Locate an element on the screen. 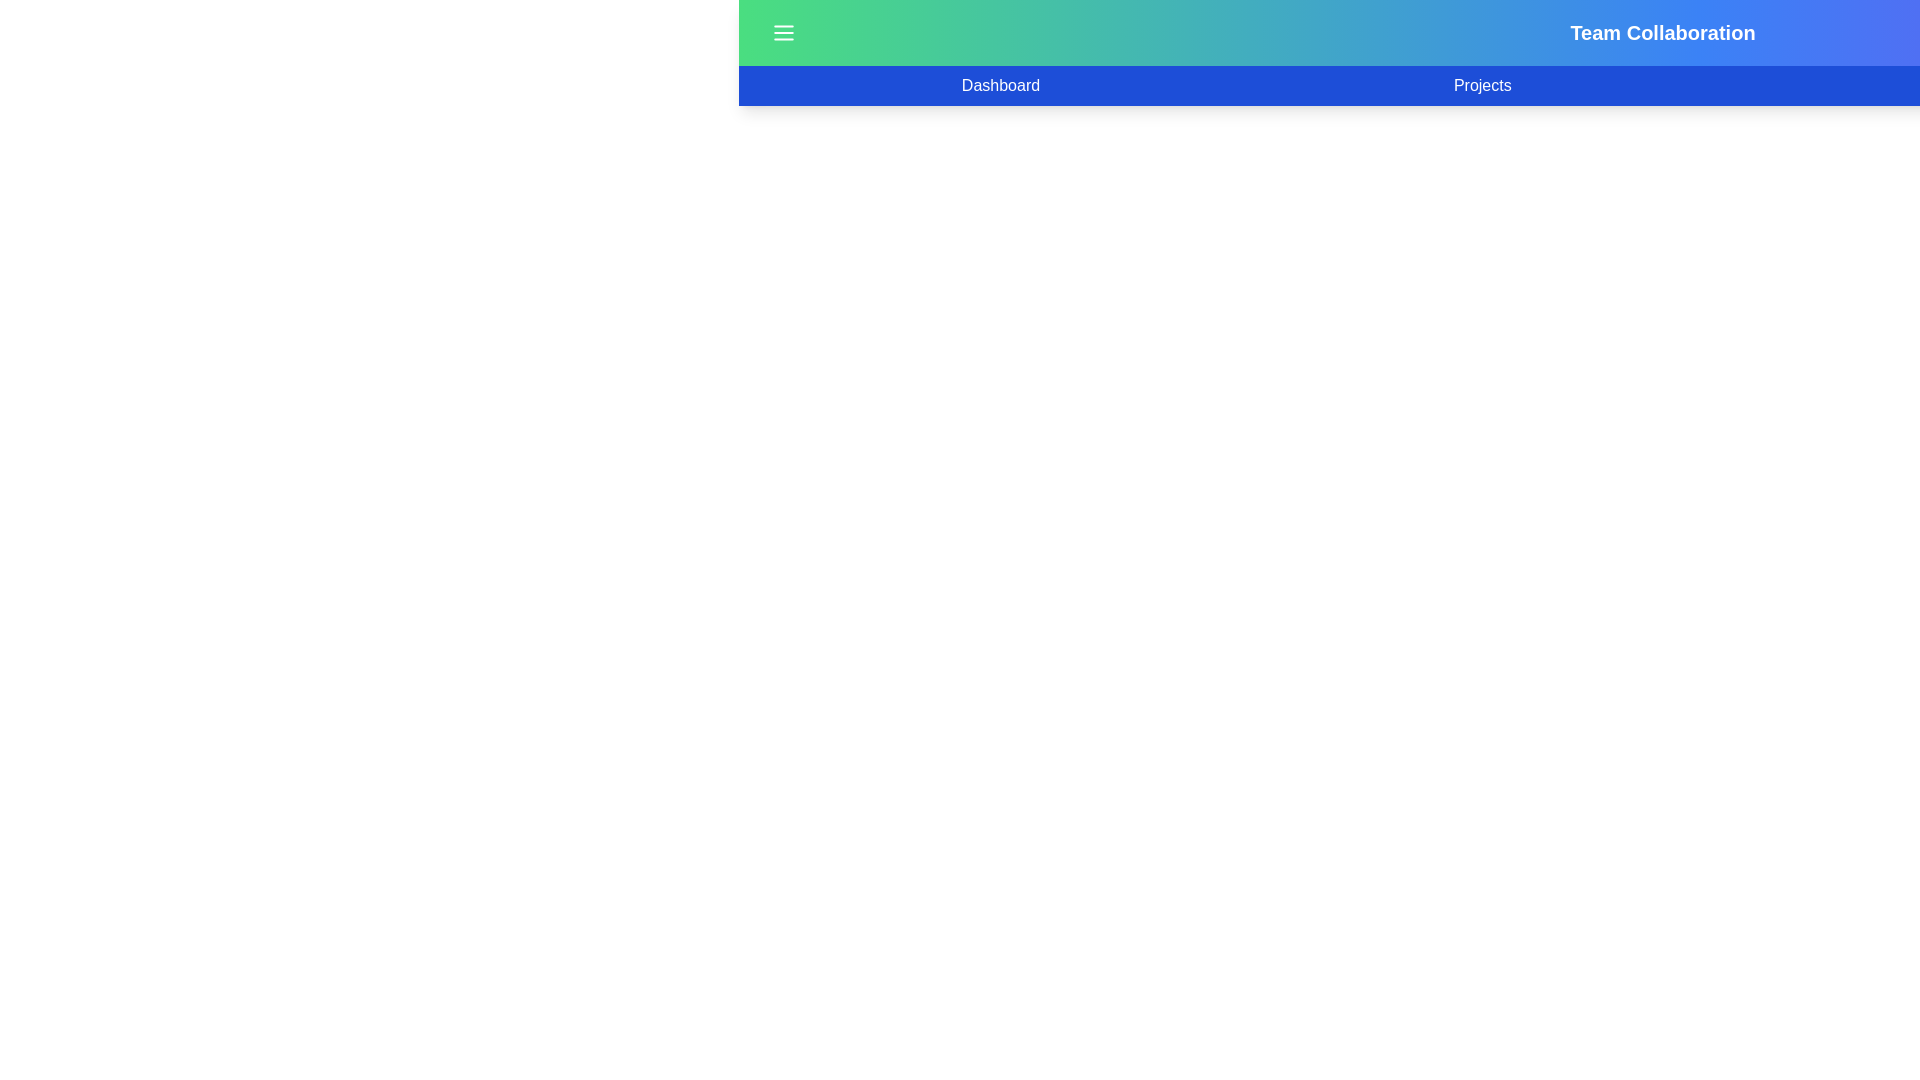  the Dashboard tab to navigate to the corresponding section is located at coordinates (1001, 84).